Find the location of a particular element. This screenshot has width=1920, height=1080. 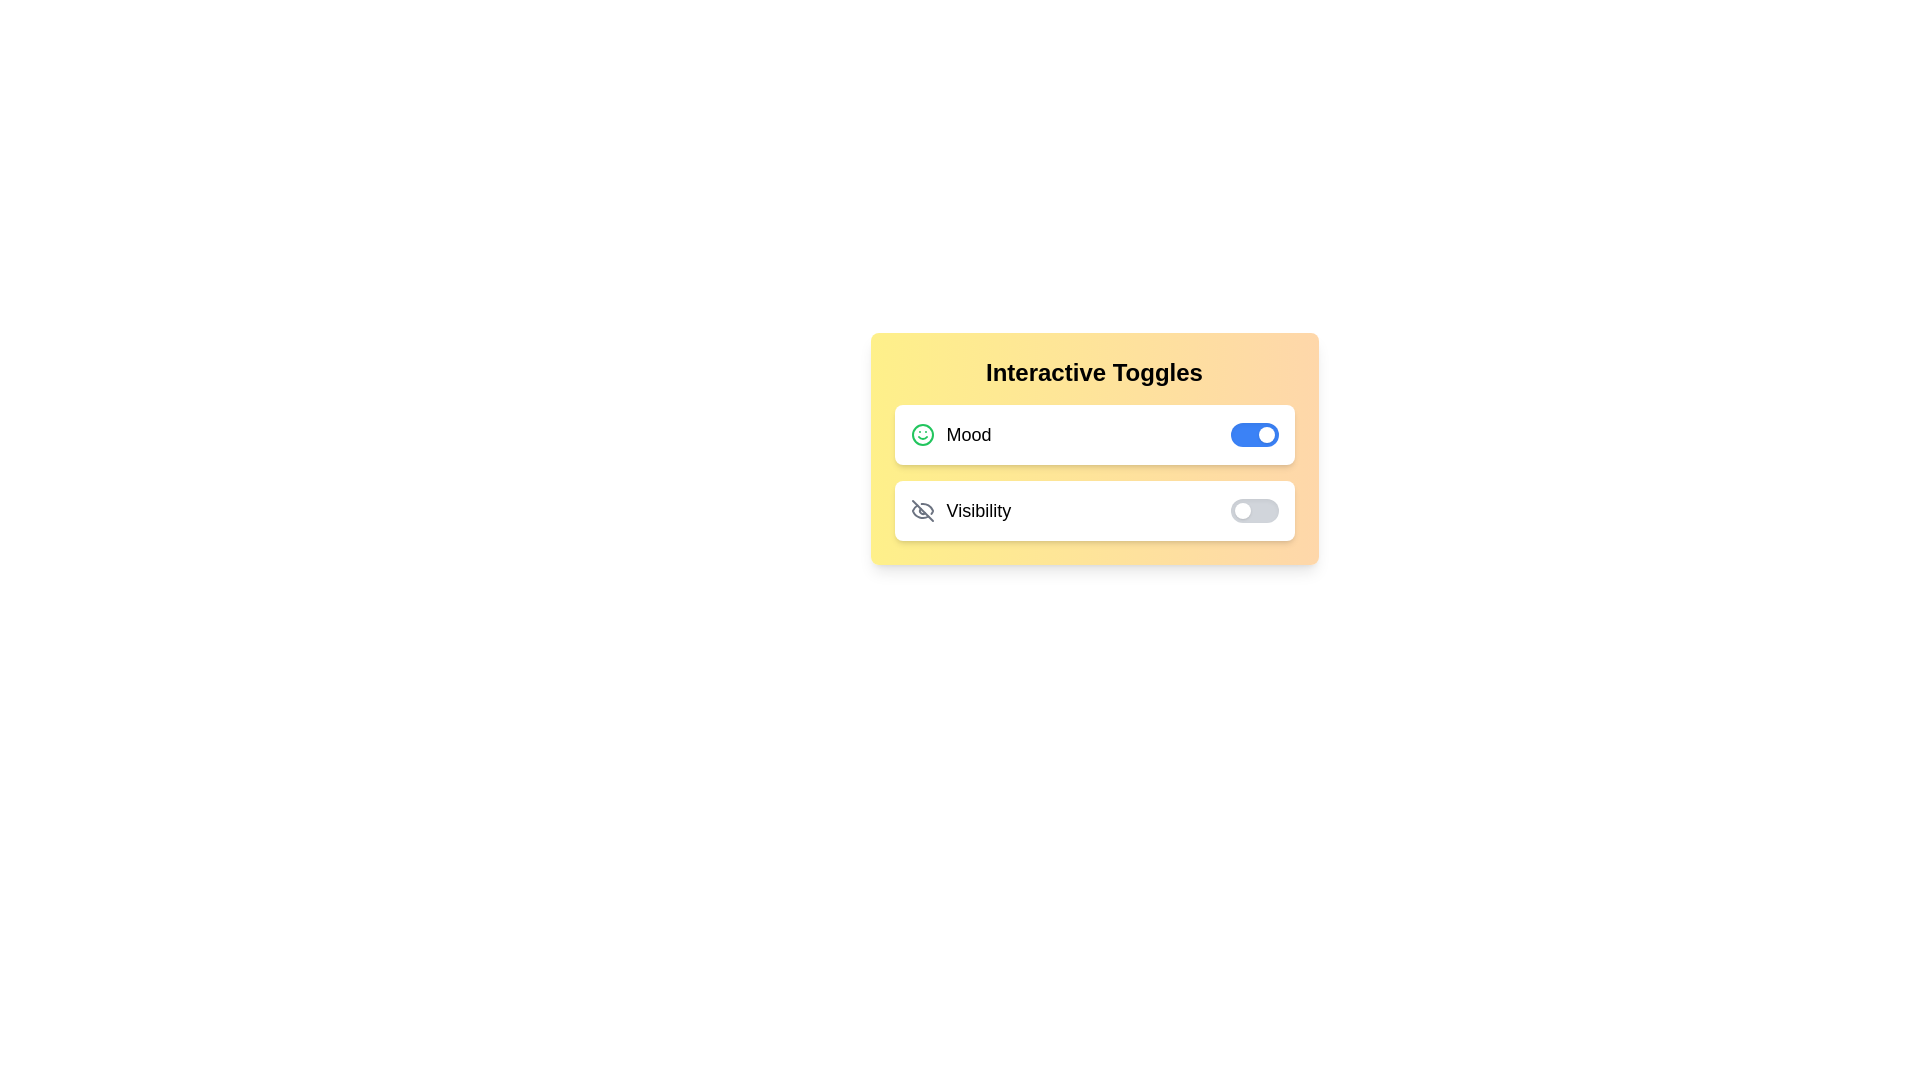

the icon corresponding to Mood to toggle its state is located at coordinates (921, 434).